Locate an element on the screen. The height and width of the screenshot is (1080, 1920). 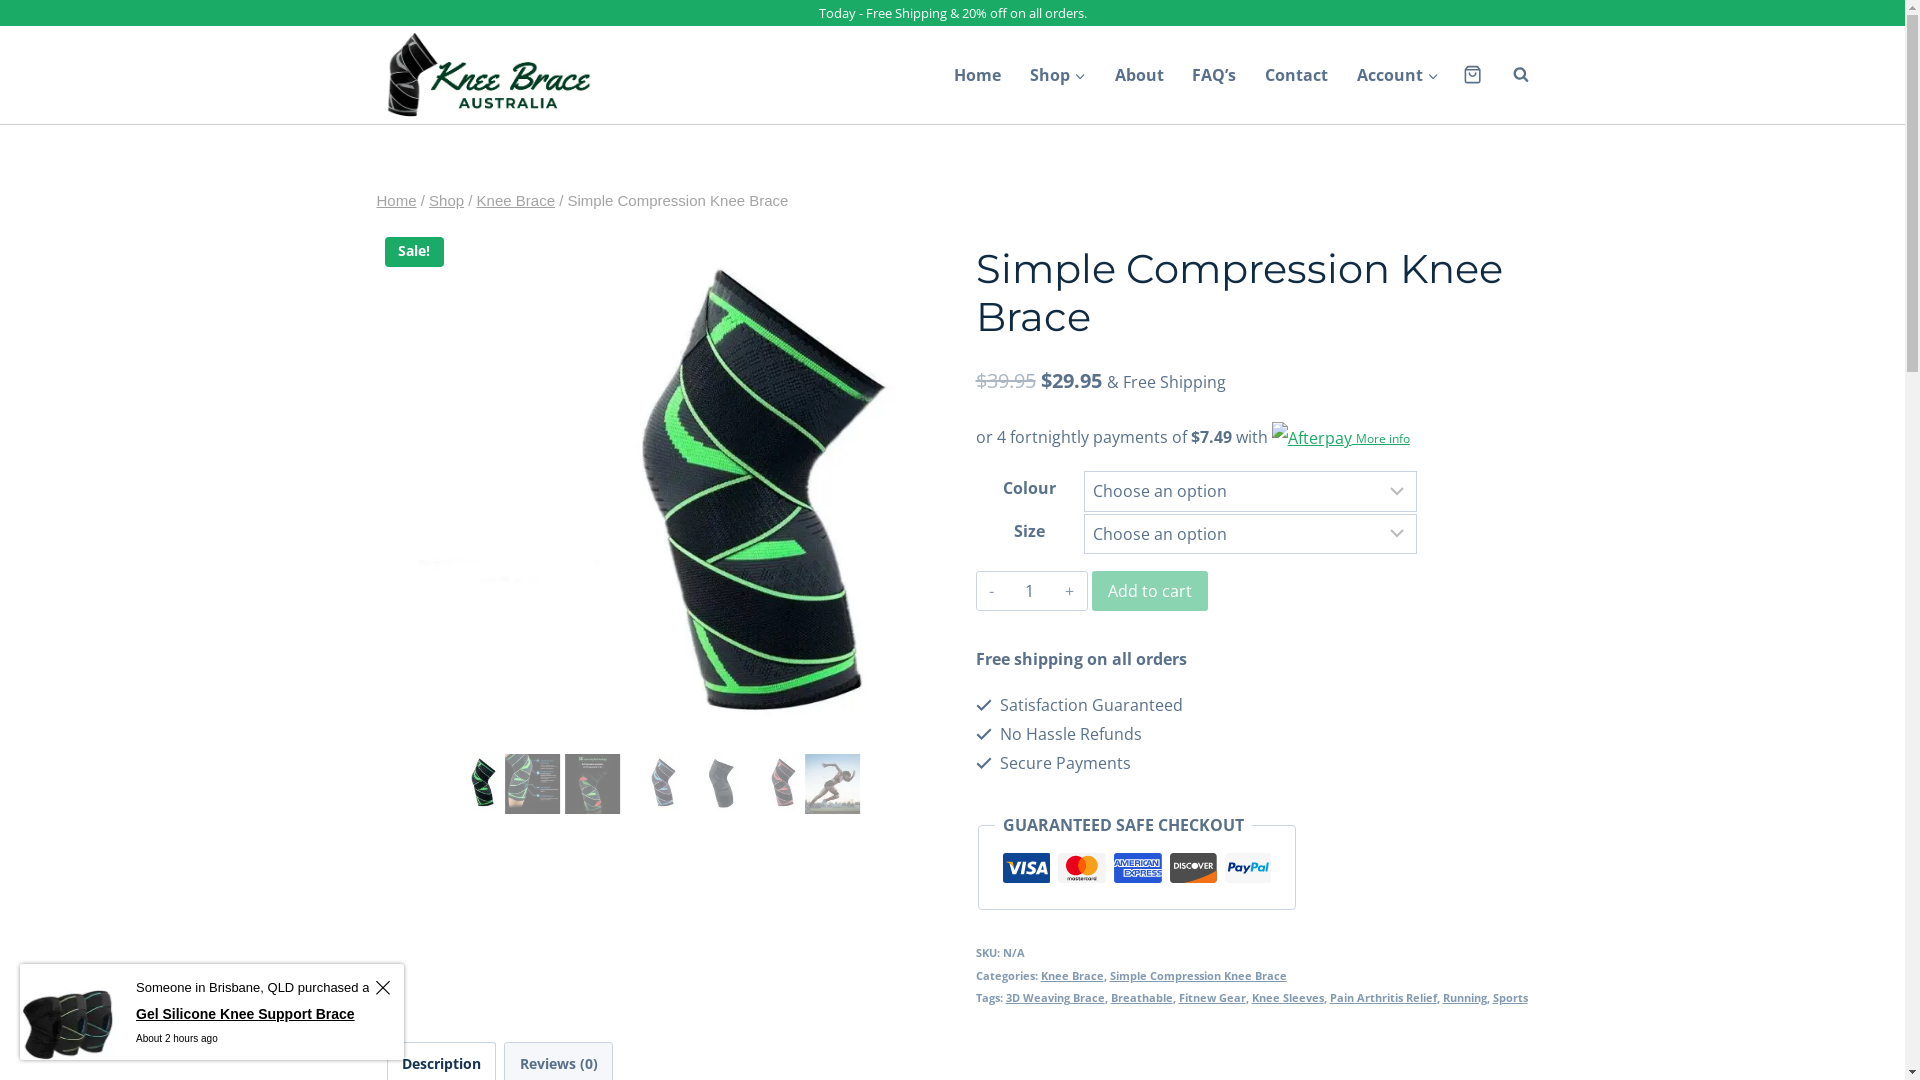
'Gel Silicone Knee Support Brace' is located at coordinates (155, 1014).